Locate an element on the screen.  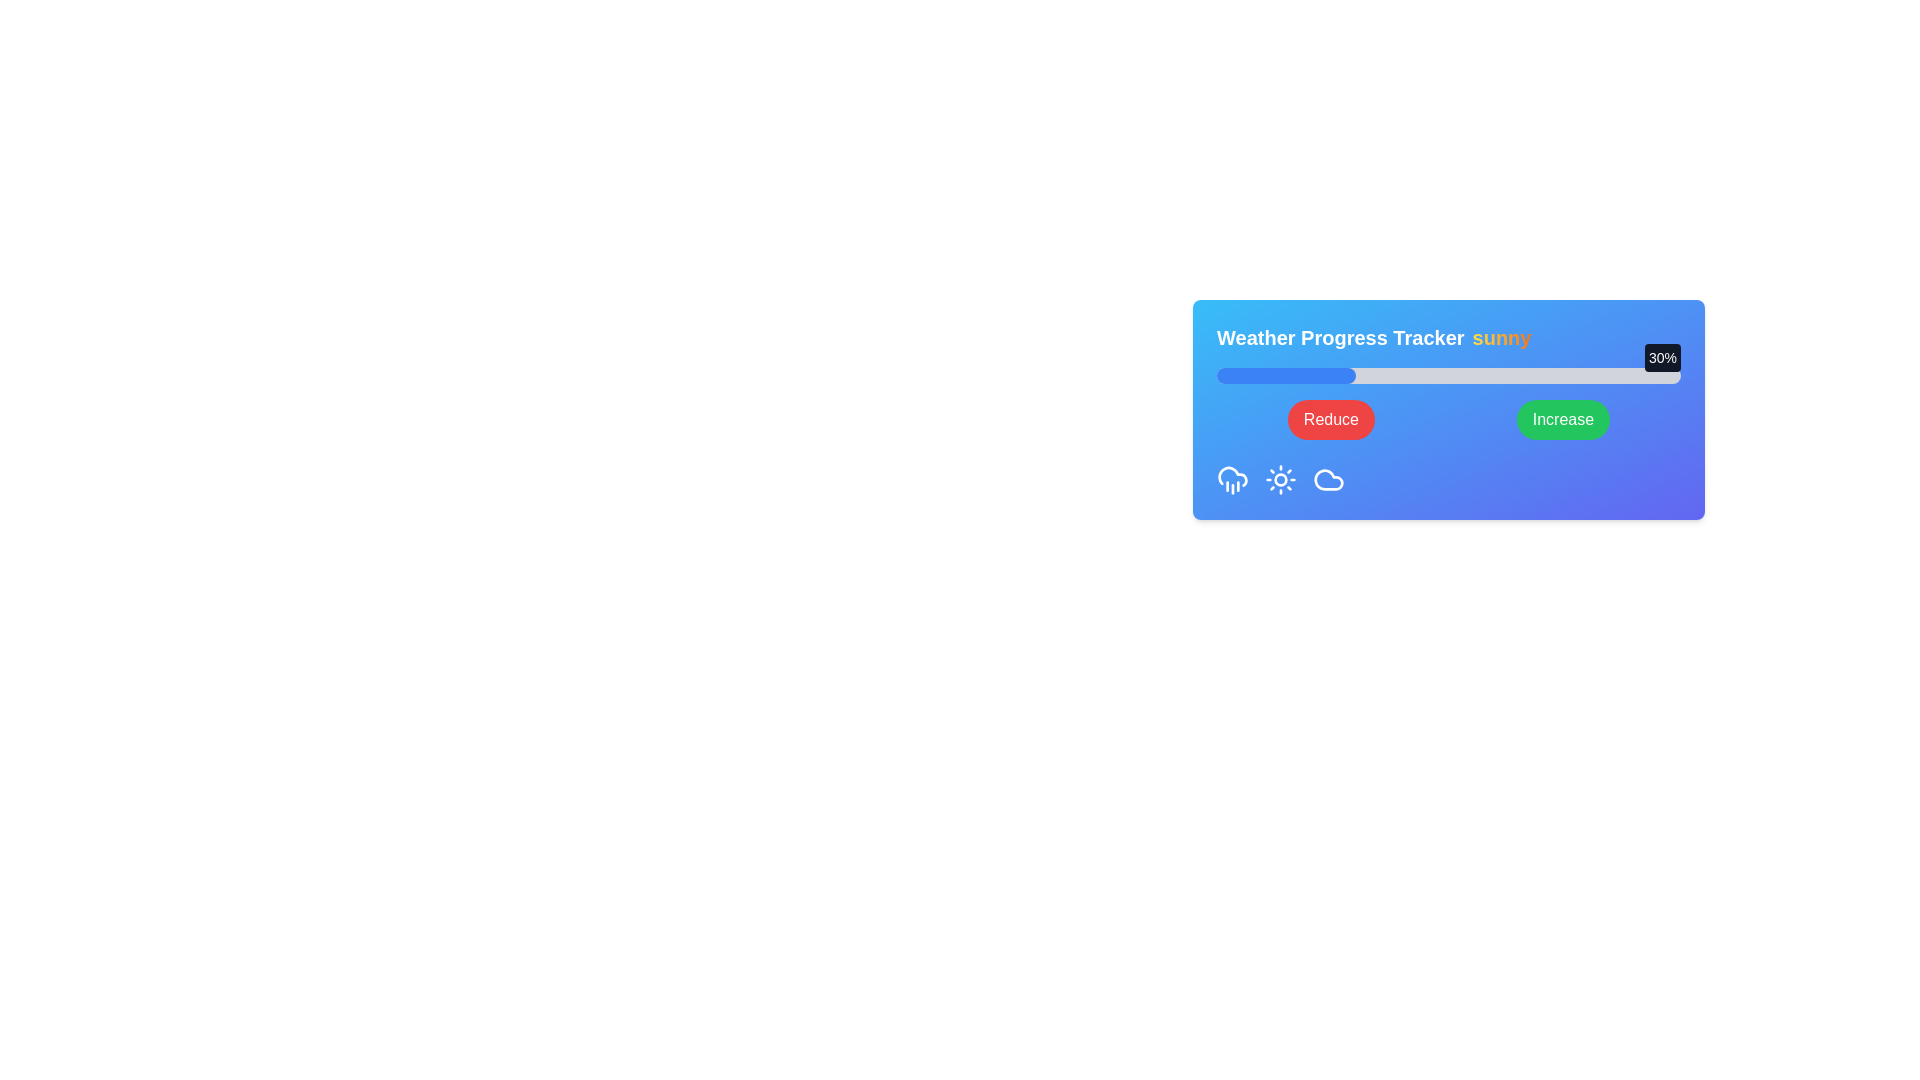
the horizontal progress bar styled with a gray base and blue fill, indicating 30% progress, located below the title 'Weather Progress Tracker sunny' is located at coordinates (1449, 375).